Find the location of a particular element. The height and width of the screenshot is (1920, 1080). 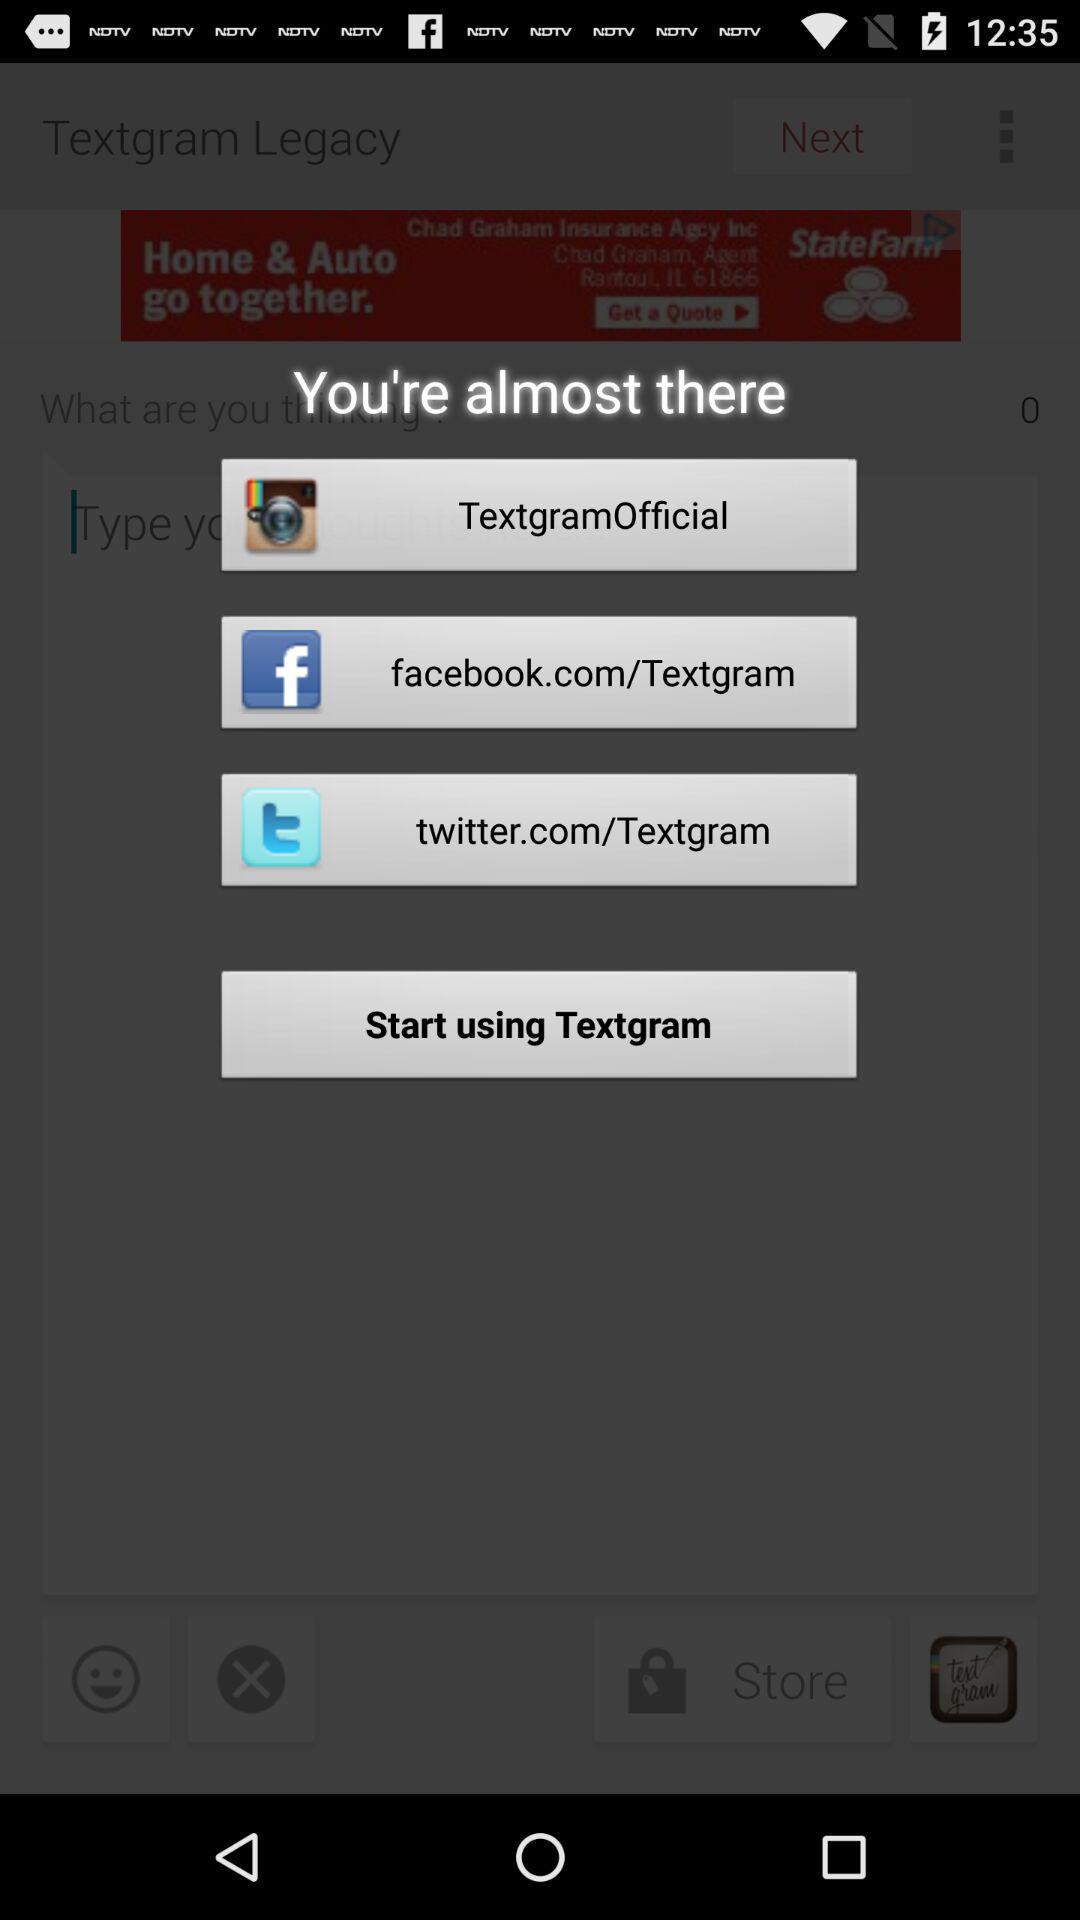

button below the twitter.com/textgram icon is located at coordinates (538, 1030).